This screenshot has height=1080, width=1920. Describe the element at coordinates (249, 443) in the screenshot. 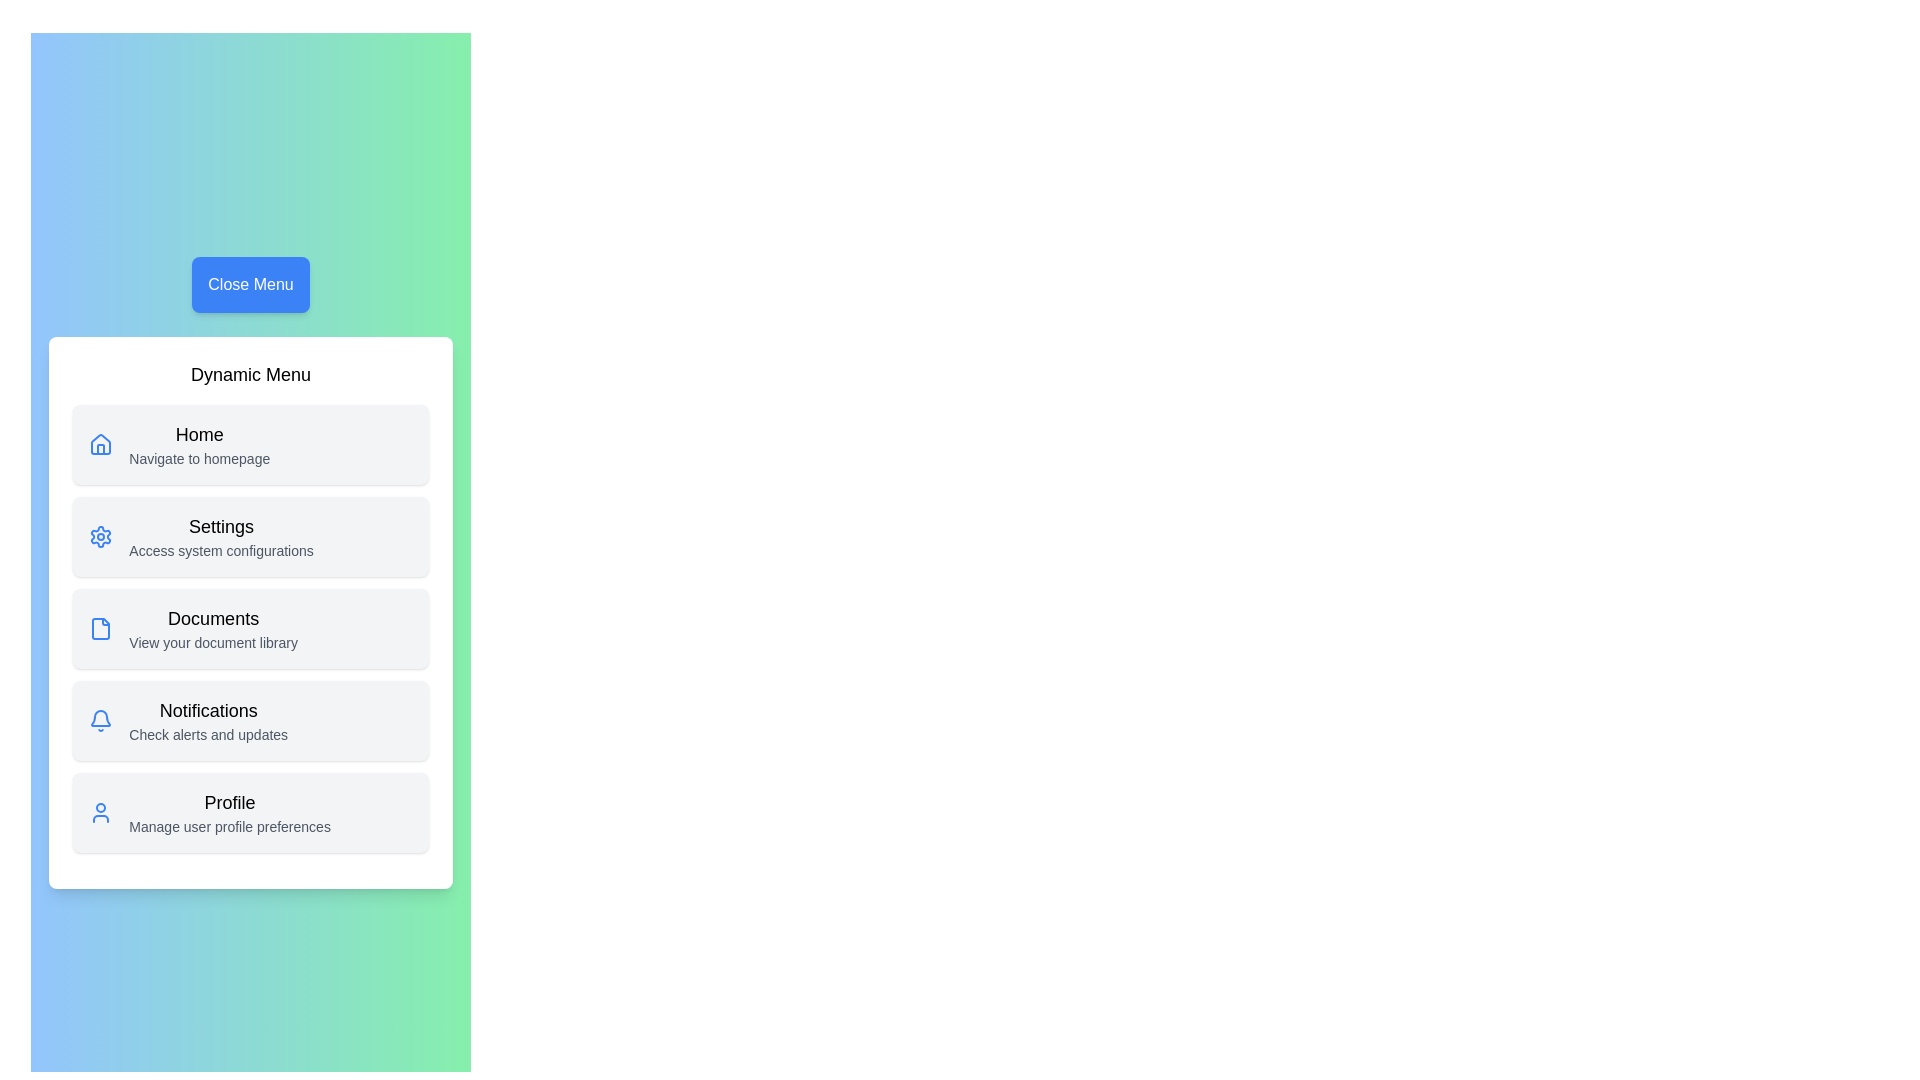

I see `the menu item corresponding to Home` at that location.